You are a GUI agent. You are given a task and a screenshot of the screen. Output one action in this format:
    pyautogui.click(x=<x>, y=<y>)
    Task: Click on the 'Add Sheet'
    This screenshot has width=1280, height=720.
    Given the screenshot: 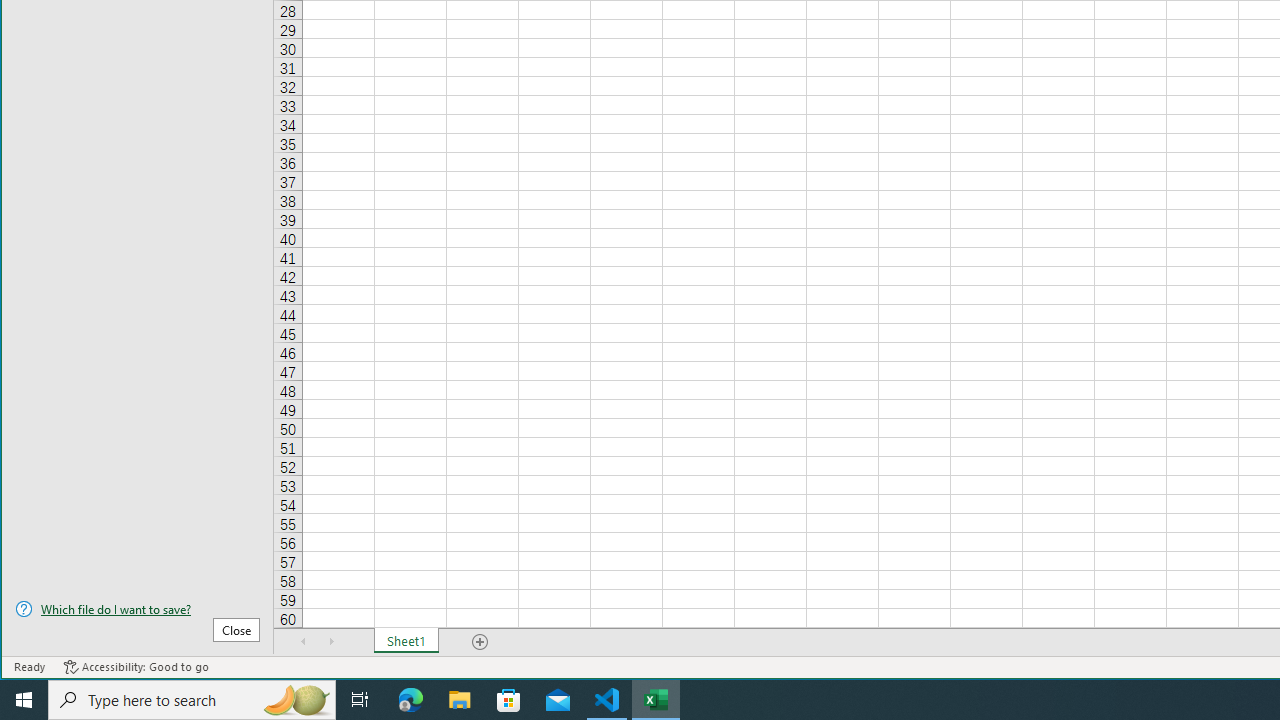 What is the action you would take?
    pyautogui.click(x=481, y=641)
    